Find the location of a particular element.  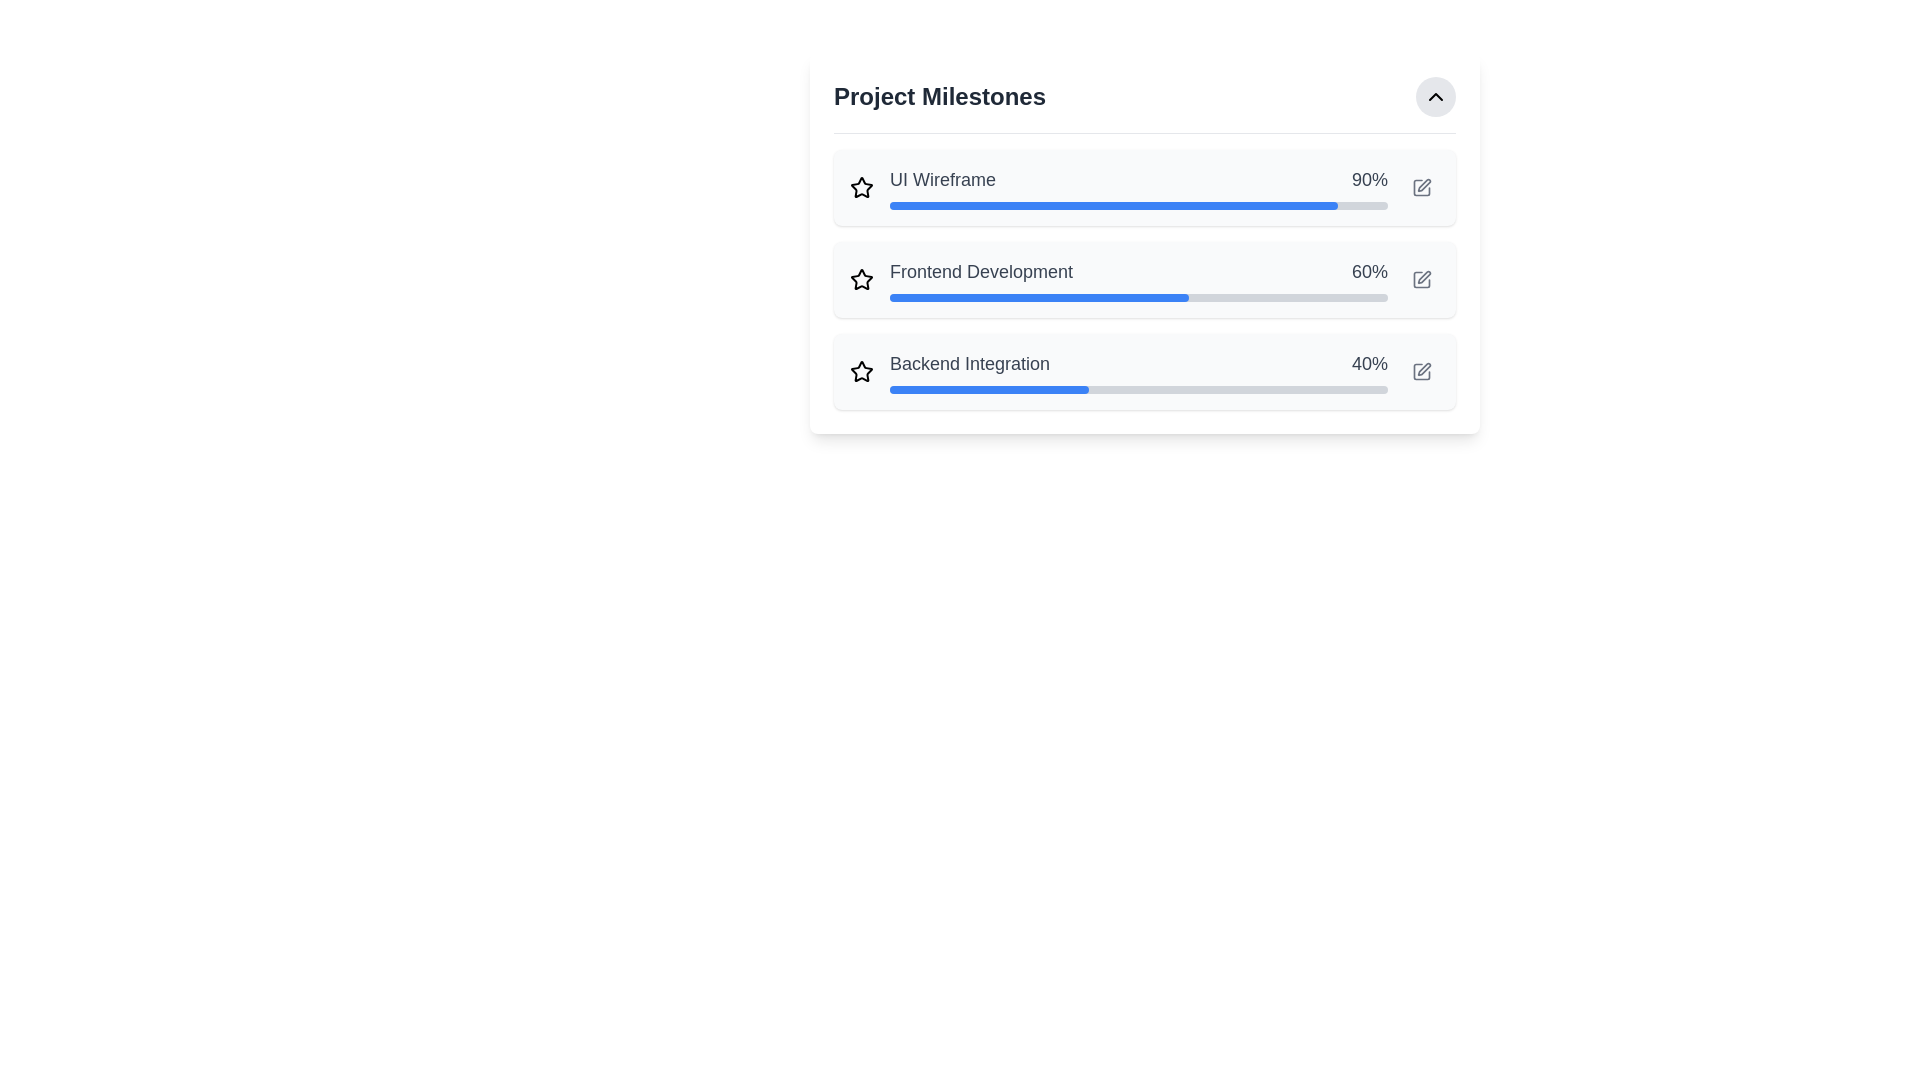

the progress indicator for 'Backend Integration', which is a horizontal bar filled partially with blue color at the bottom of the progress bars is located at coordinates (989, 389).